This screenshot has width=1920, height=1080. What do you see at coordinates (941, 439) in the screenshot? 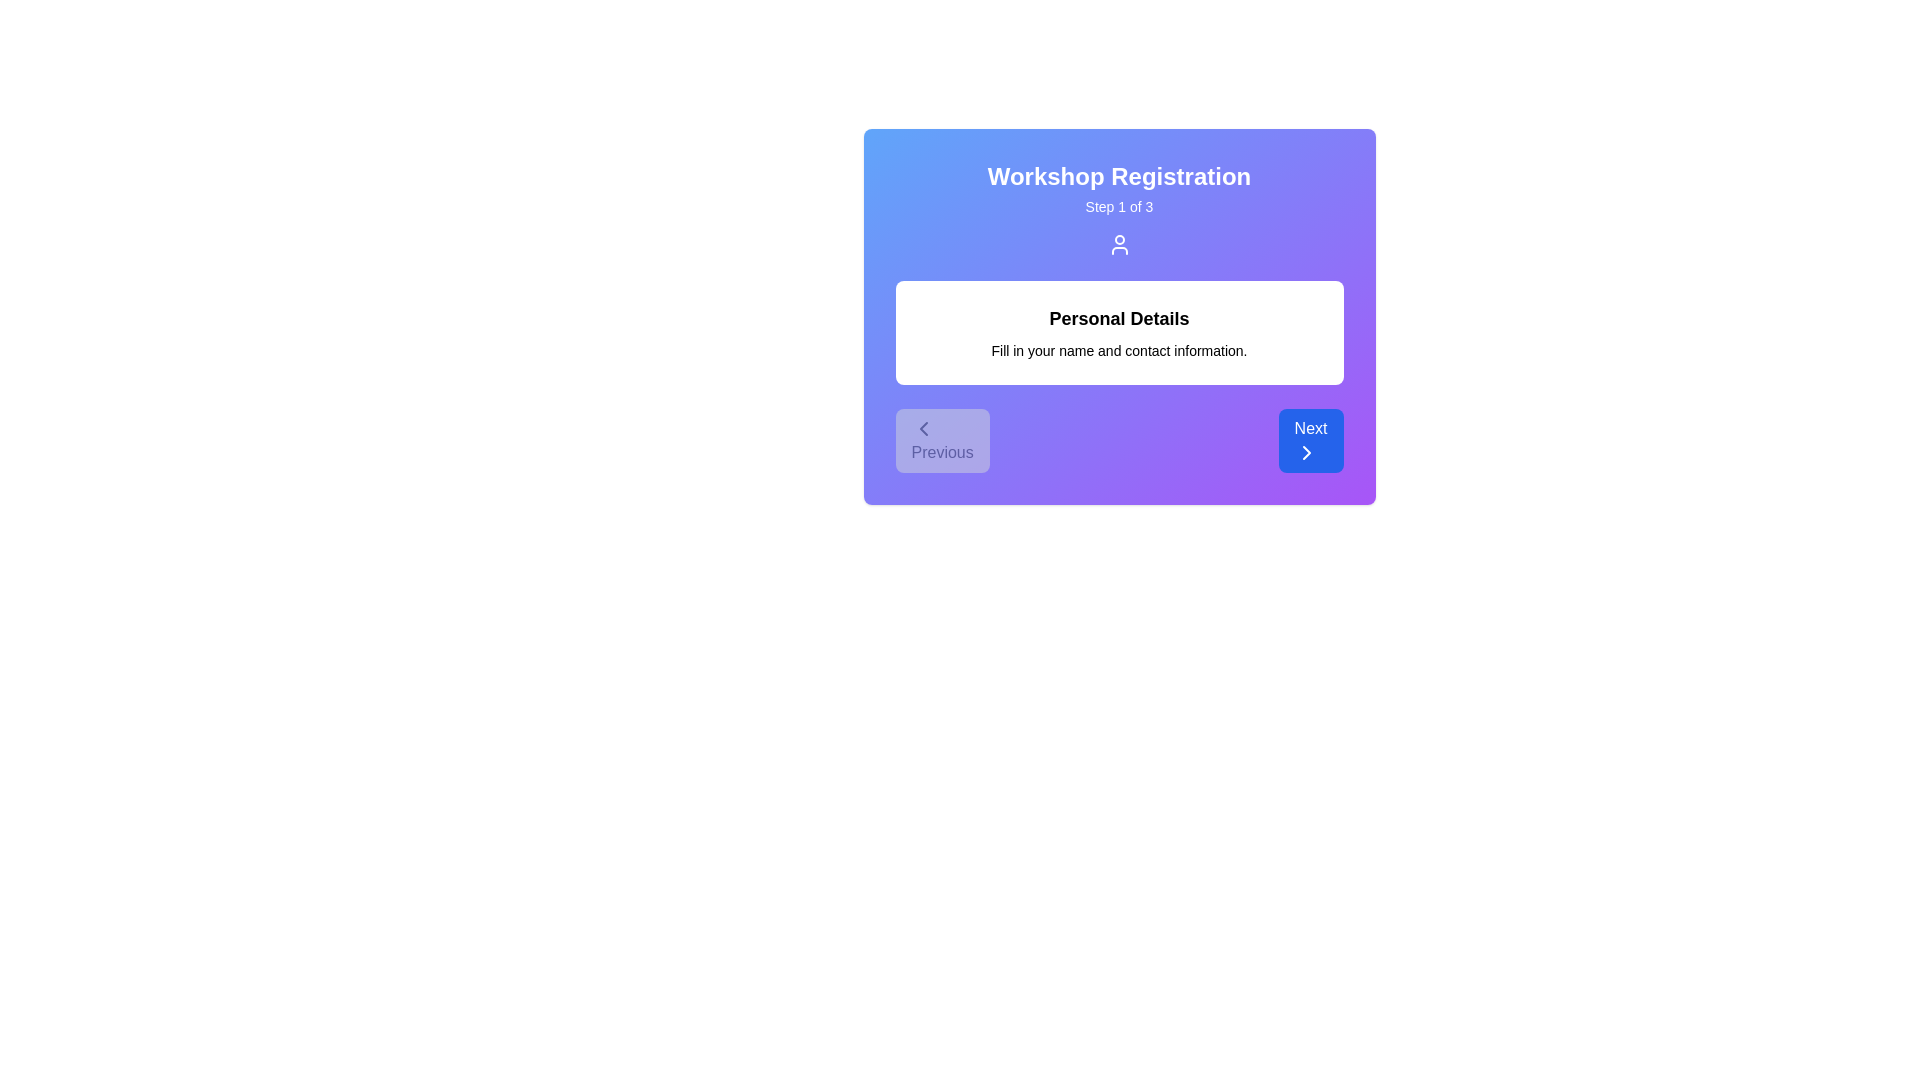
I see `the 'Previous' button, which is a rectangular button with a gray background and a left-arrow icon, located at the bottom-left corner of the workshop registration card` at bounding box center [941, 439].